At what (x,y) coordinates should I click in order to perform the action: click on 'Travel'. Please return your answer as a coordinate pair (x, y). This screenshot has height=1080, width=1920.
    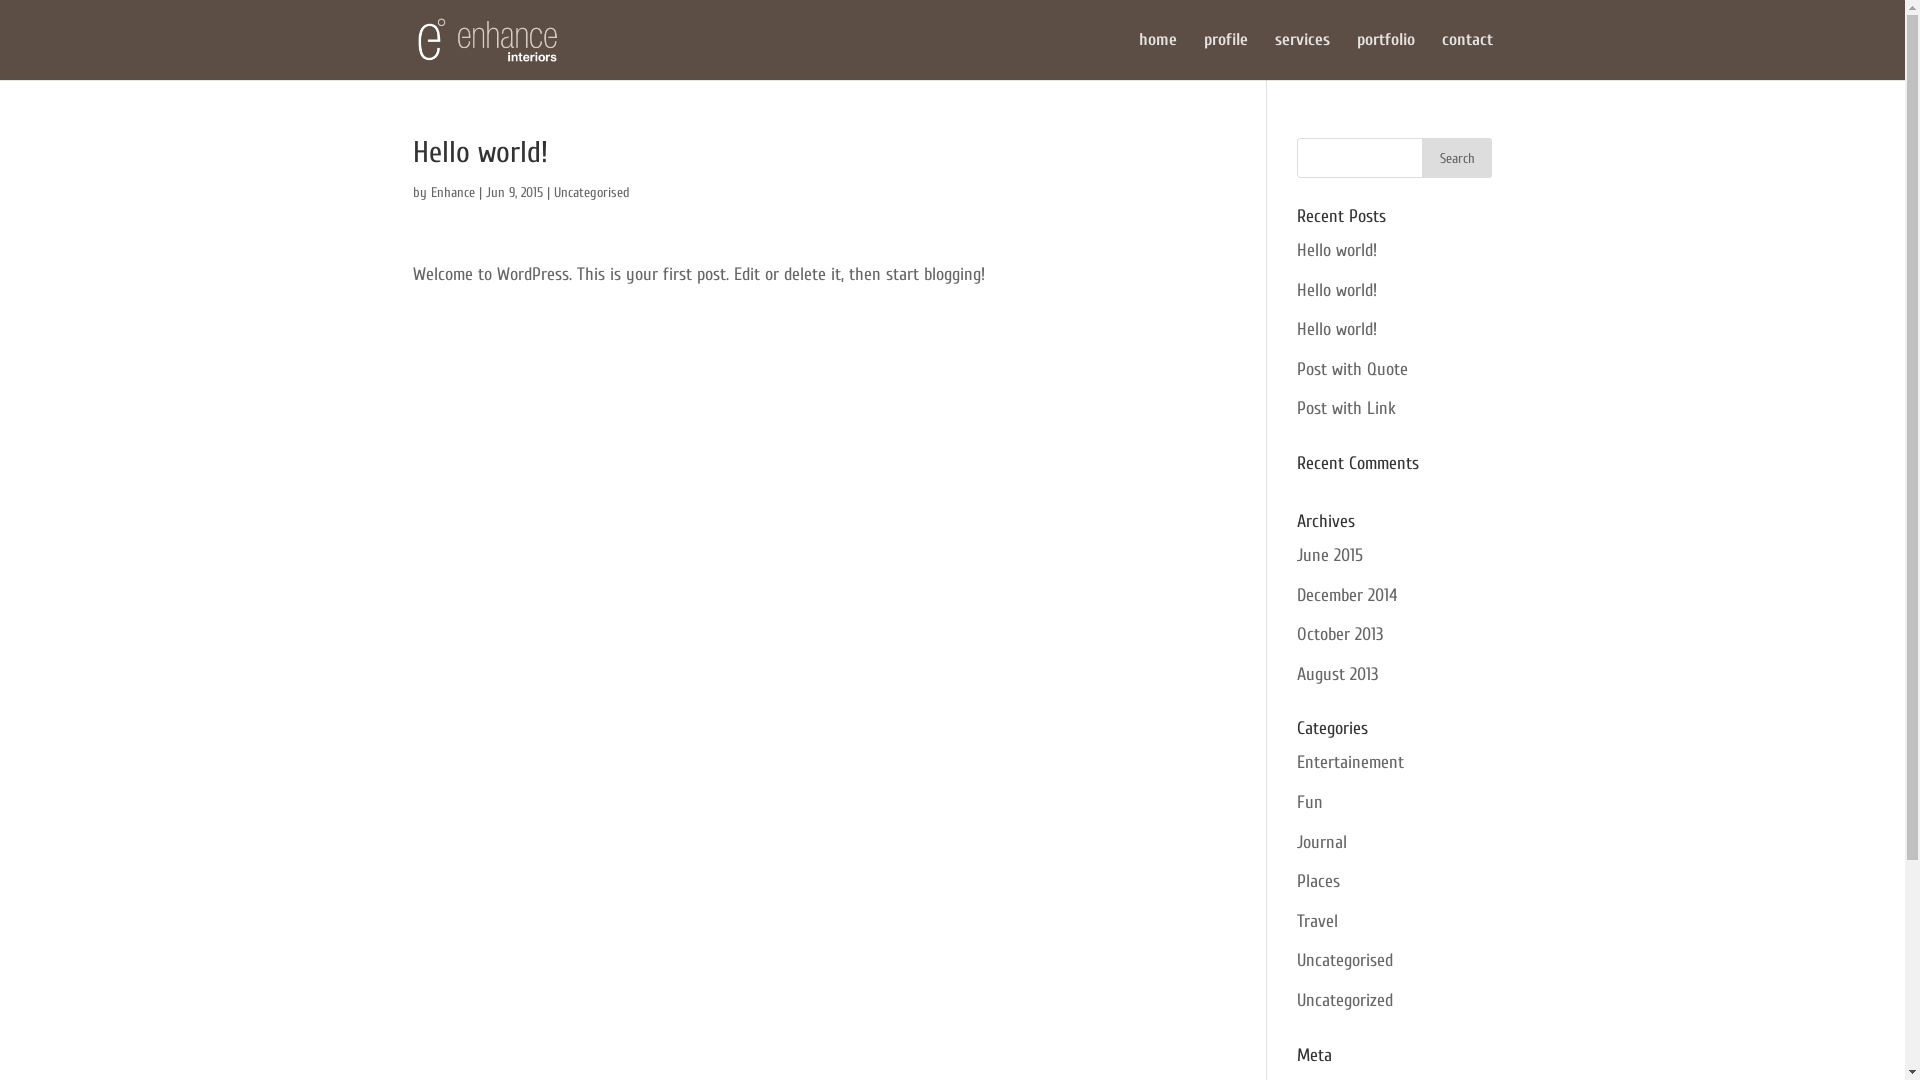
    Looking at the image, I should click on (1296, 921).